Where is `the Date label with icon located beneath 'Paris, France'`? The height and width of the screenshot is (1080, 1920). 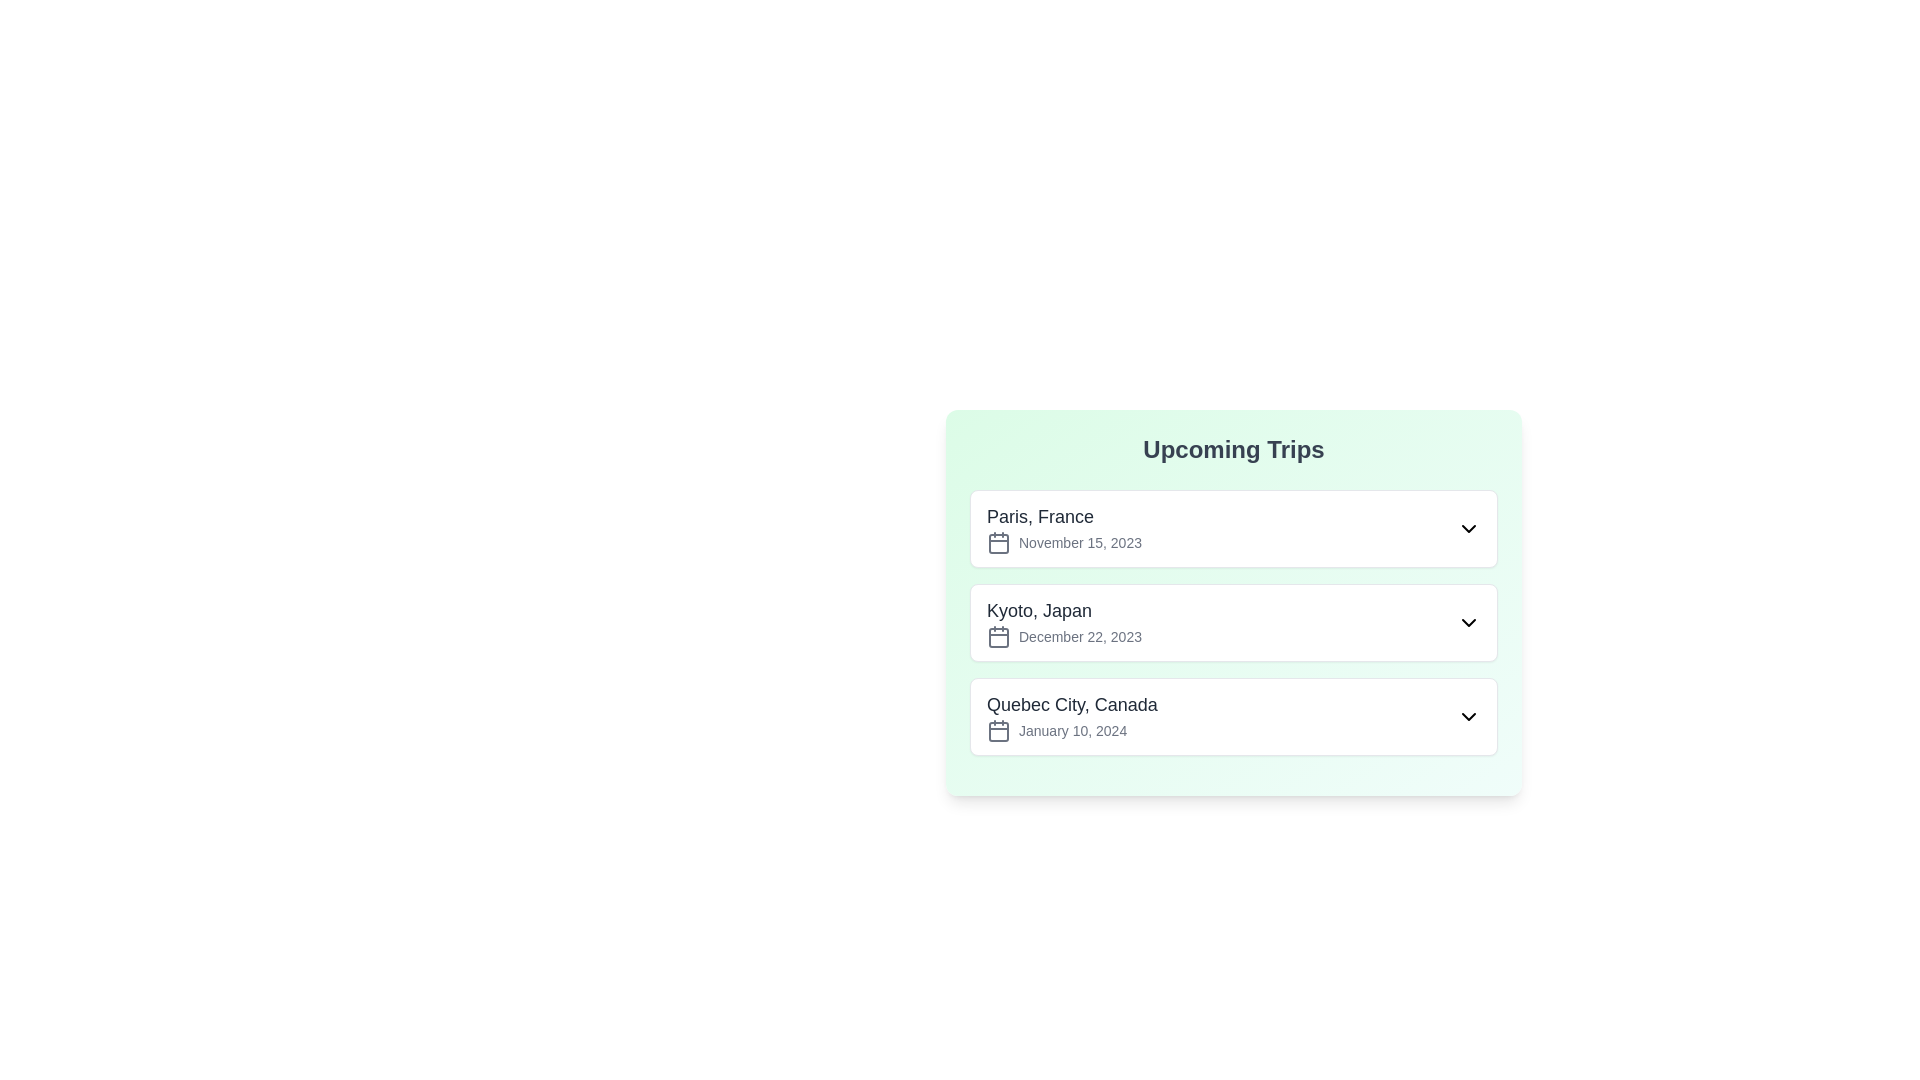 the Date label with icon located beneath 'Paris, France' is located at coordinates (1063, 543).